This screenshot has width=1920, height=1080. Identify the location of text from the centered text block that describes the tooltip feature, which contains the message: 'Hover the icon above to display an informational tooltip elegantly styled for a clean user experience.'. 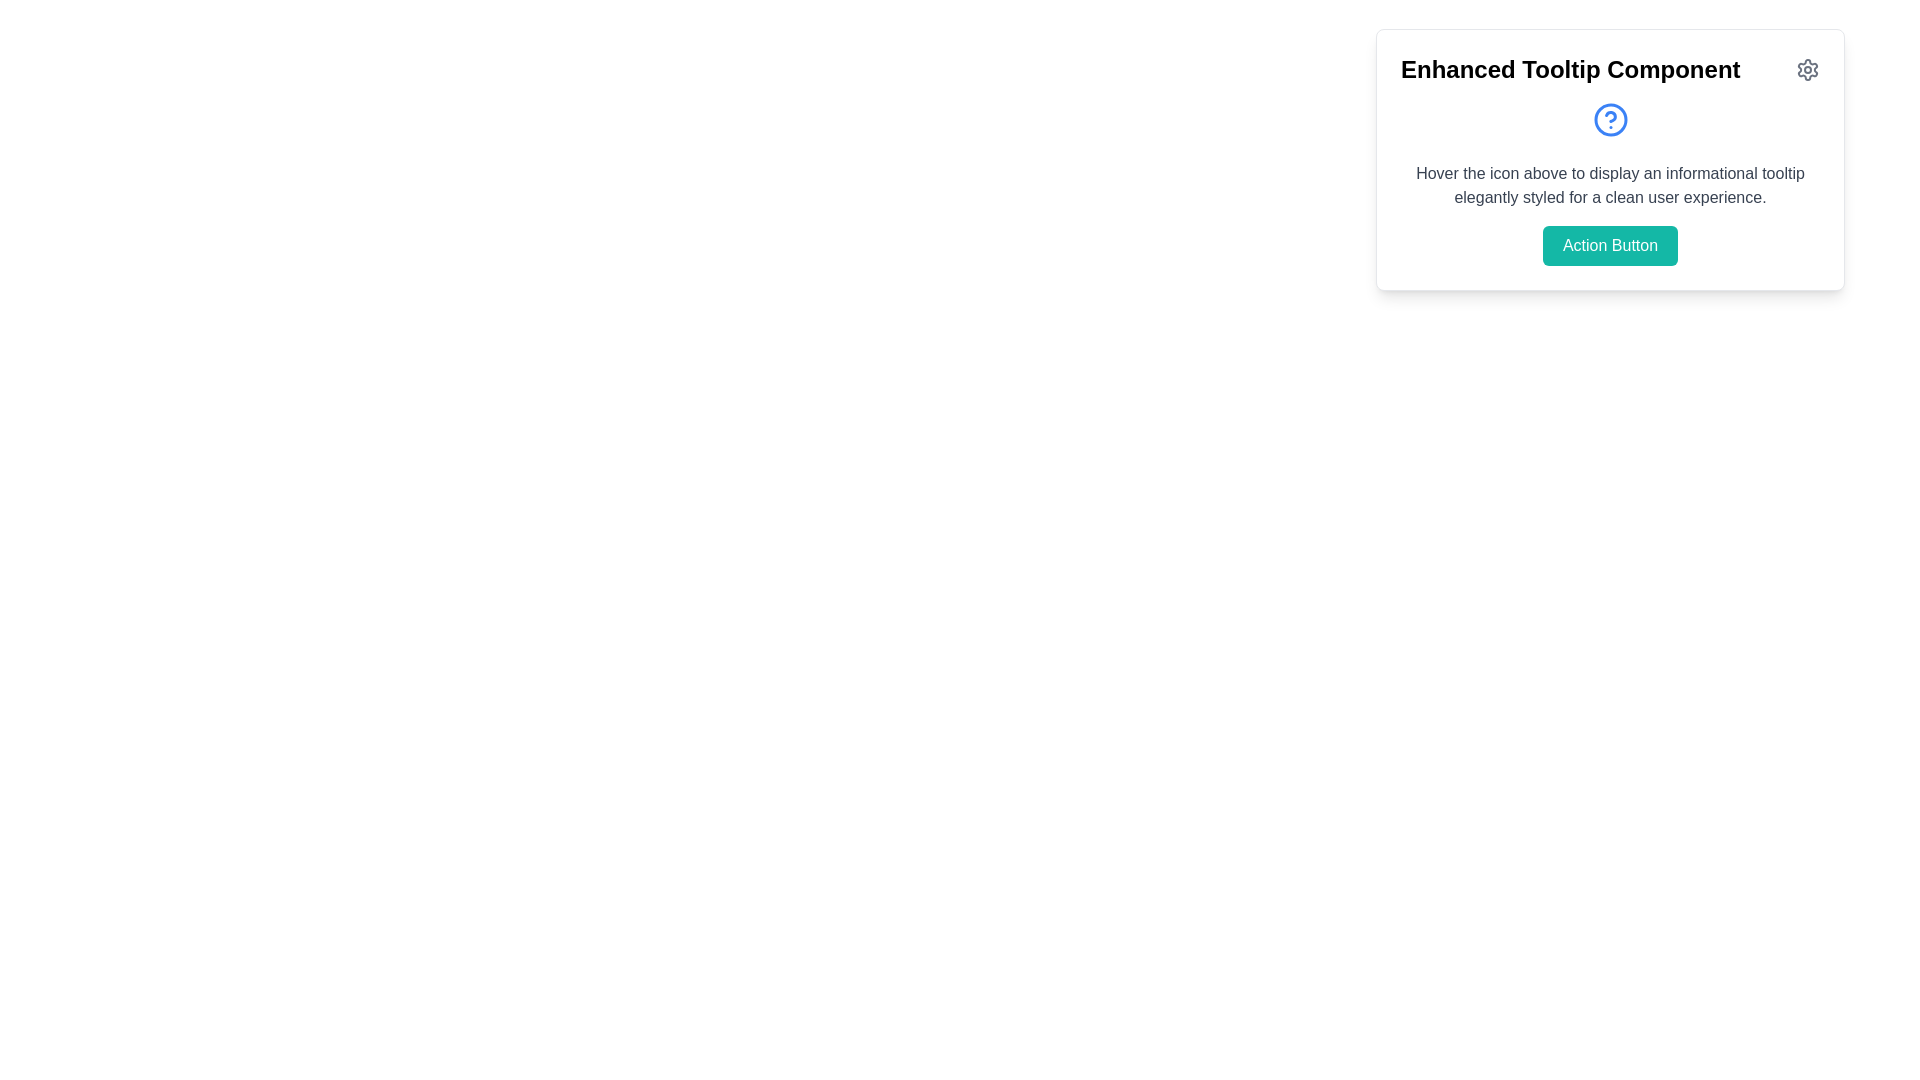
(1610, 185).